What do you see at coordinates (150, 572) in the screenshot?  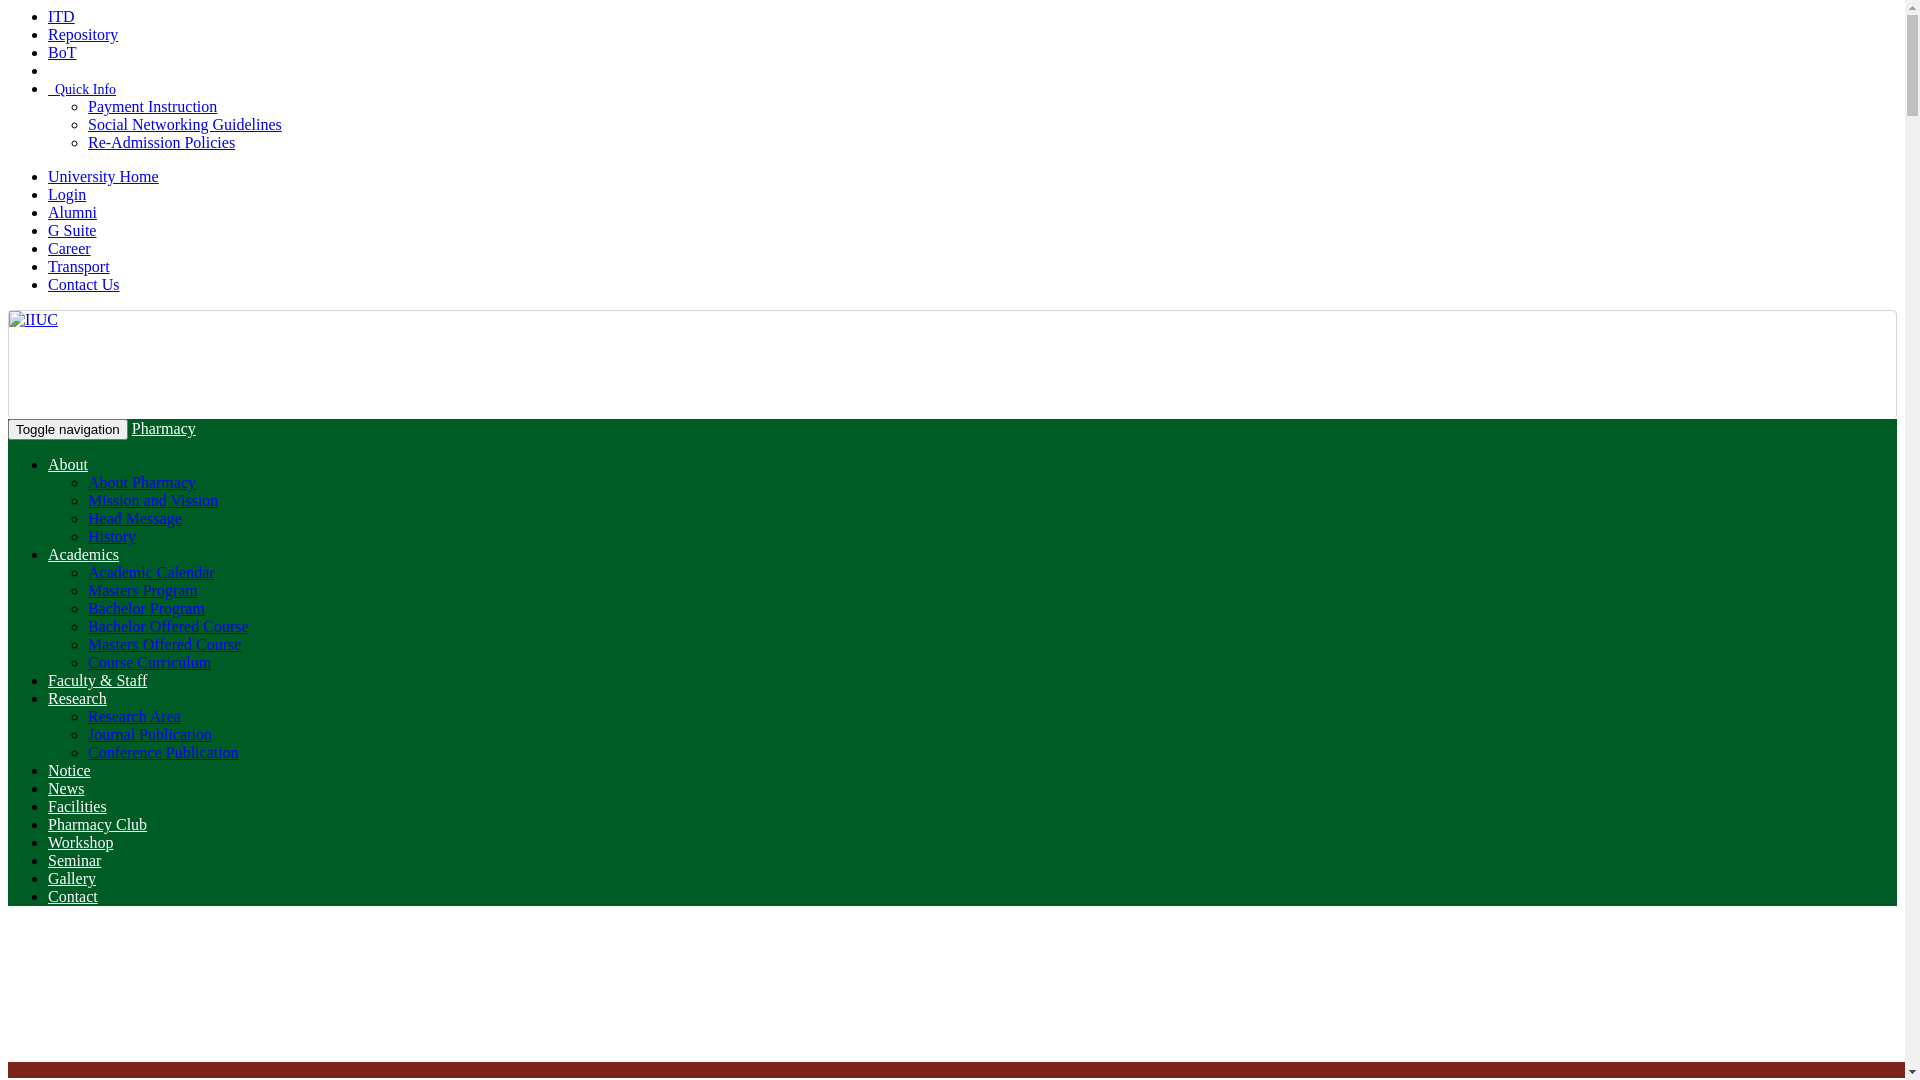 I see `'Academic Calendar'` at bounding box center [150, 572].